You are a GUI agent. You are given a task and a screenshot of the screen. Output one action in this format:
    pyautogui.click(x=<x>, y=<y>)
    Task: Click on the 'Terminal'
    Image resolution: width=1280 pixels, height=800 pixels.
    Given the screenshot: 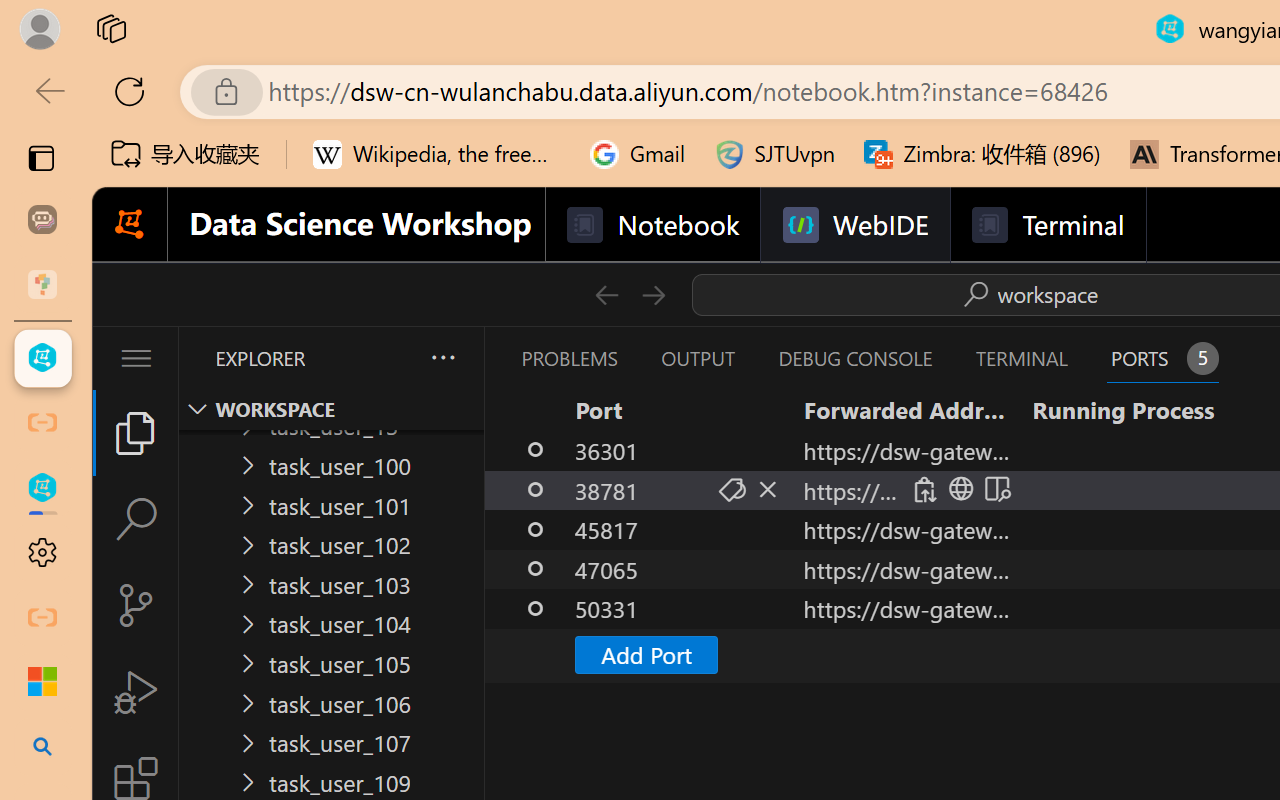 What is the action you would take?
    pyautogui.click(x=1046, y=225)
    